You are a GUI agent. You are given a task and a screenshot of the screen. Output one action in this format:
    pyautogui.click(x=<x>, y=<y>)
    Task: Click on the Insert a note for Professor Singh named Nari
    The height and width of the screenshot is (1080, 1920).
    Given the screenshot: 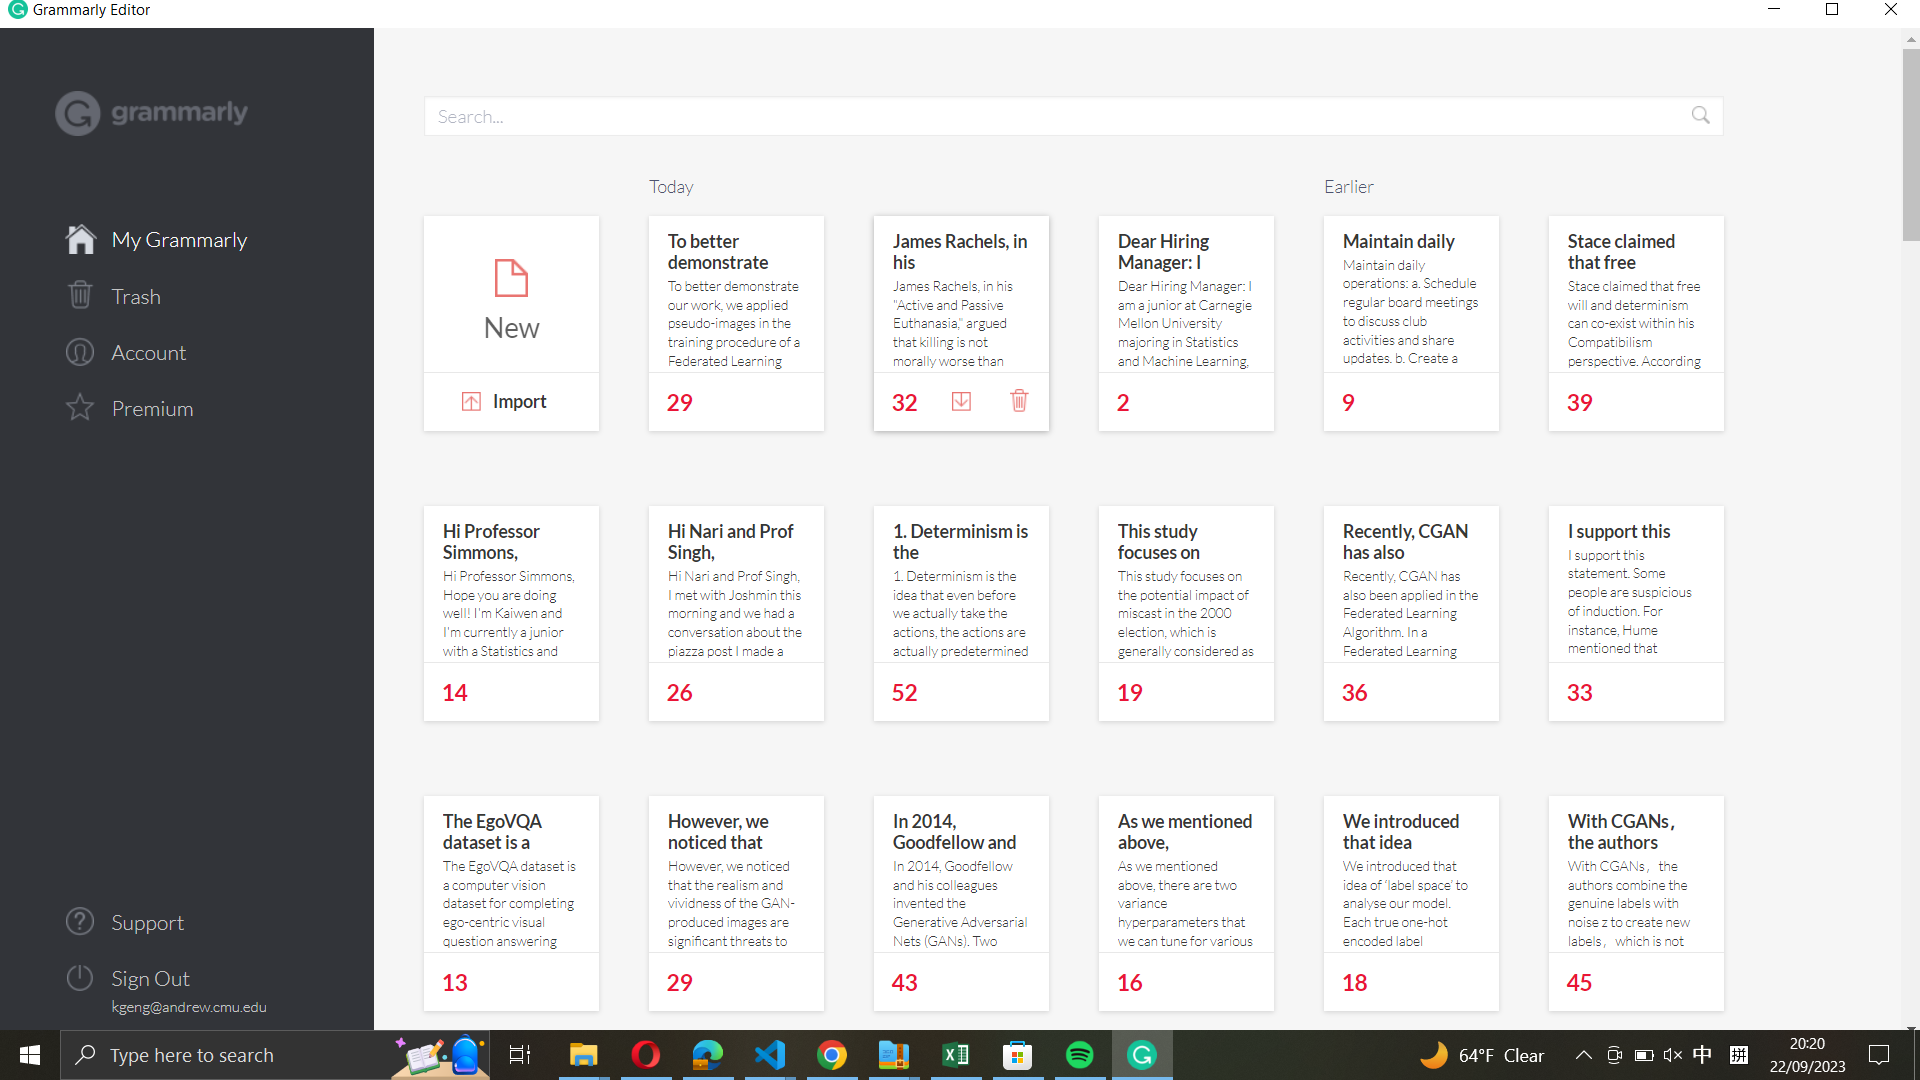 What is the action you would take?
    pyautogui.click(x=735, y=583)
    